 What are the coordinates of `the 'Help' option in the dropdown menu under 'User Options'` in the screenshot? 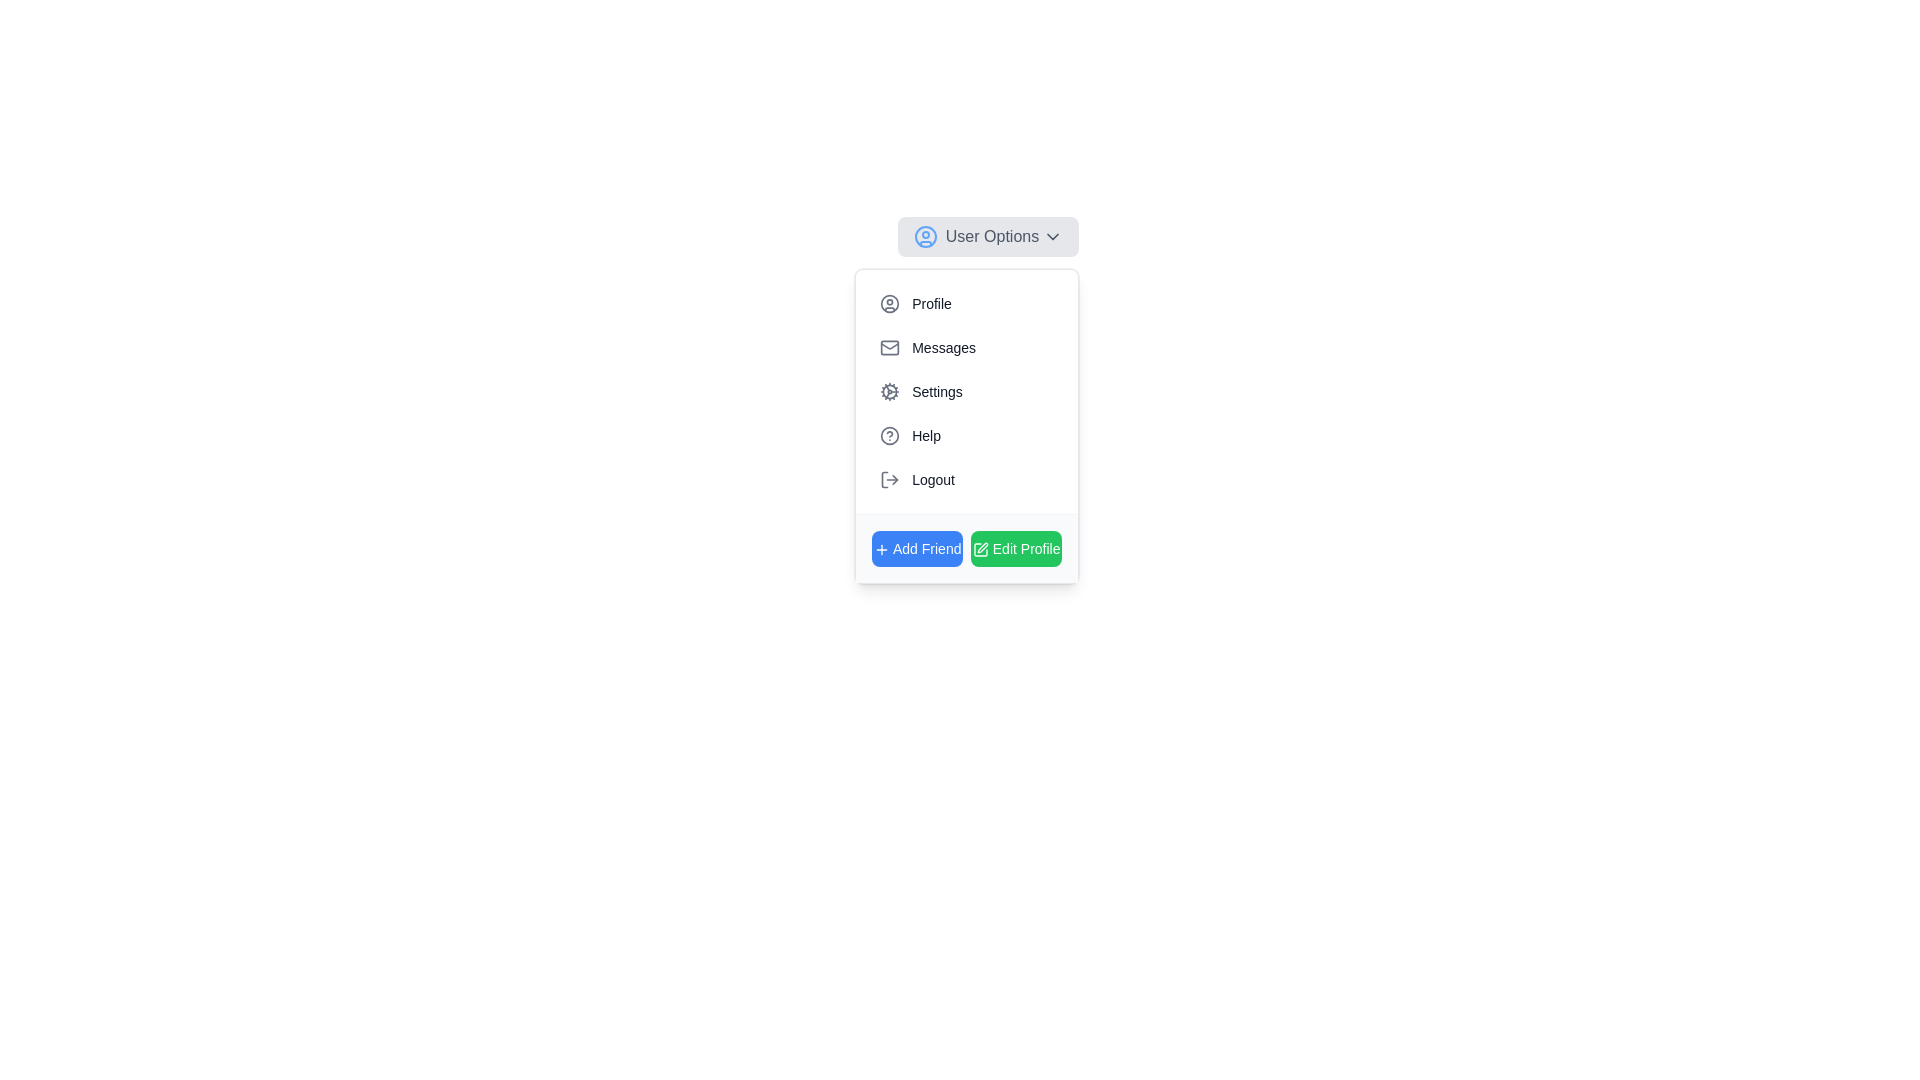 It's located at (967, 425).